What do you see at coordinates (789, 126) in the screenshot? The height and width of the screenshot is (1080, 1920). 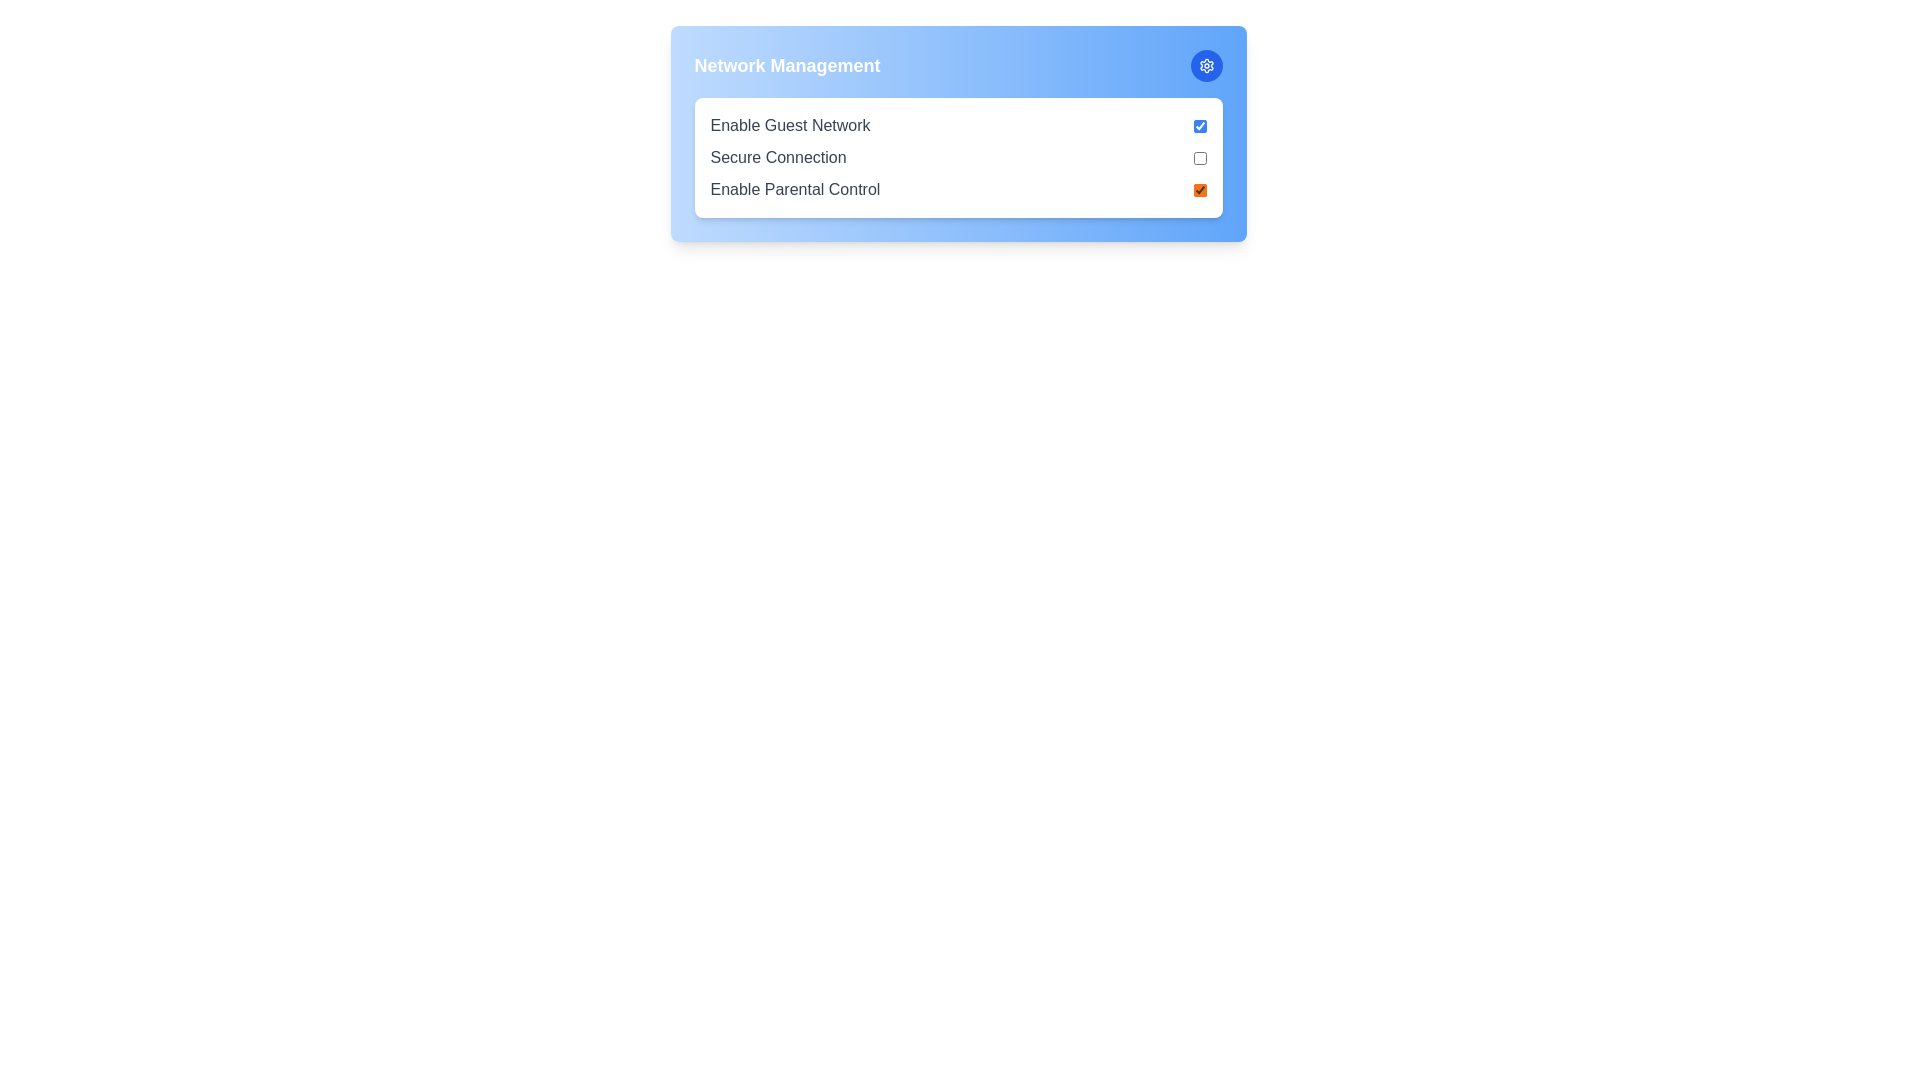 I see `text label displaying 'Enable Guest Network' in gray font color, which is the first item in the settings panel aligned with a checkbox` at bounding box center [789, 126].